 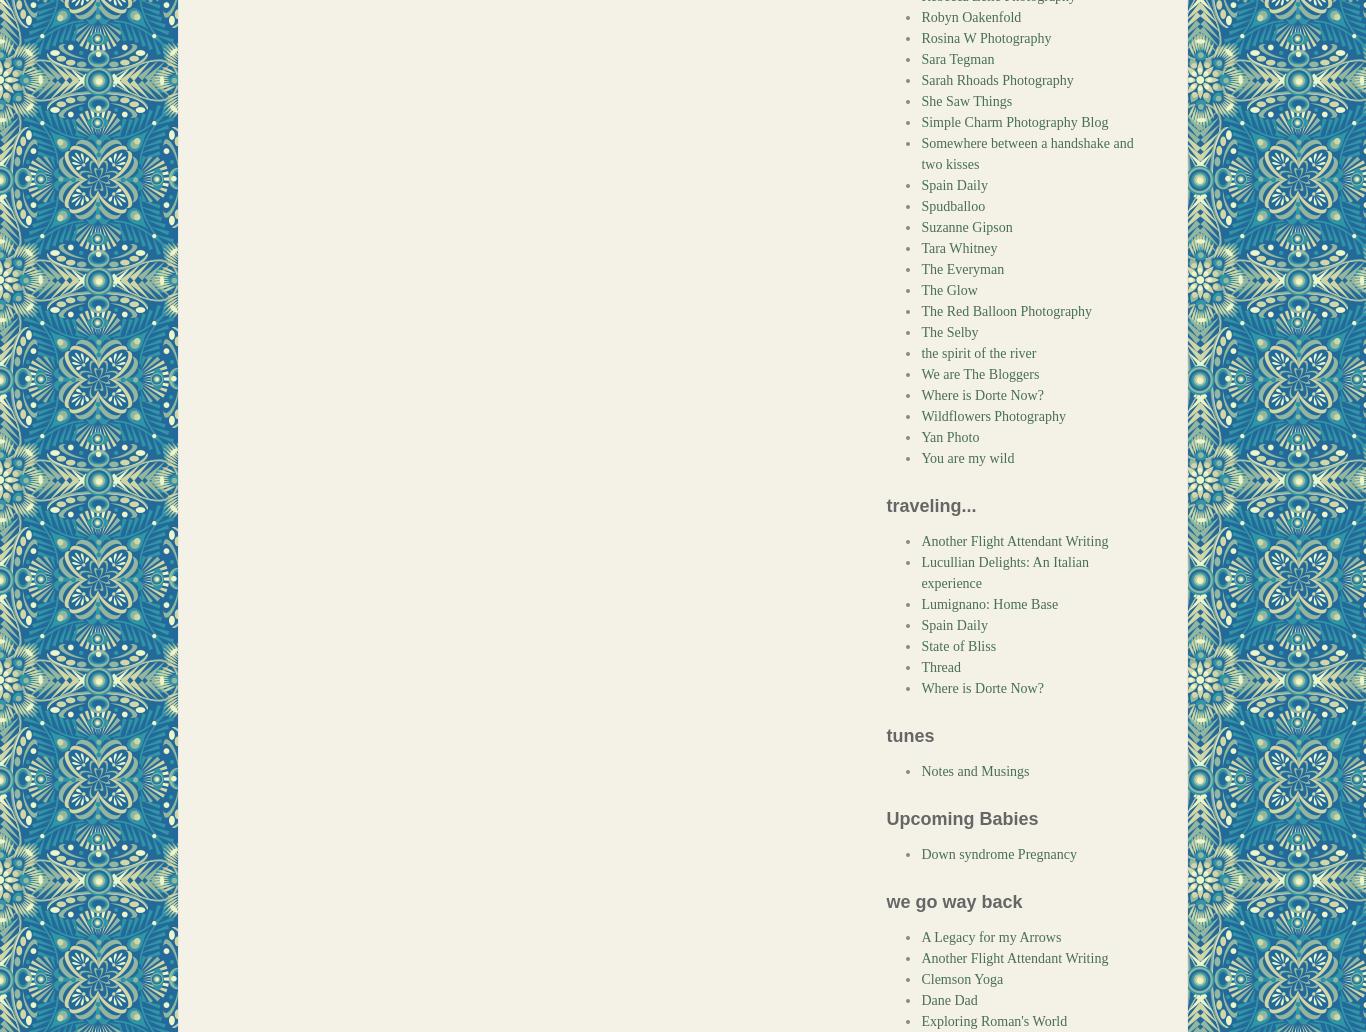 What do you see at coordinates (962, 269) in the screenshot?
I see `'The Everyman'` at bounding box center [962, 269].